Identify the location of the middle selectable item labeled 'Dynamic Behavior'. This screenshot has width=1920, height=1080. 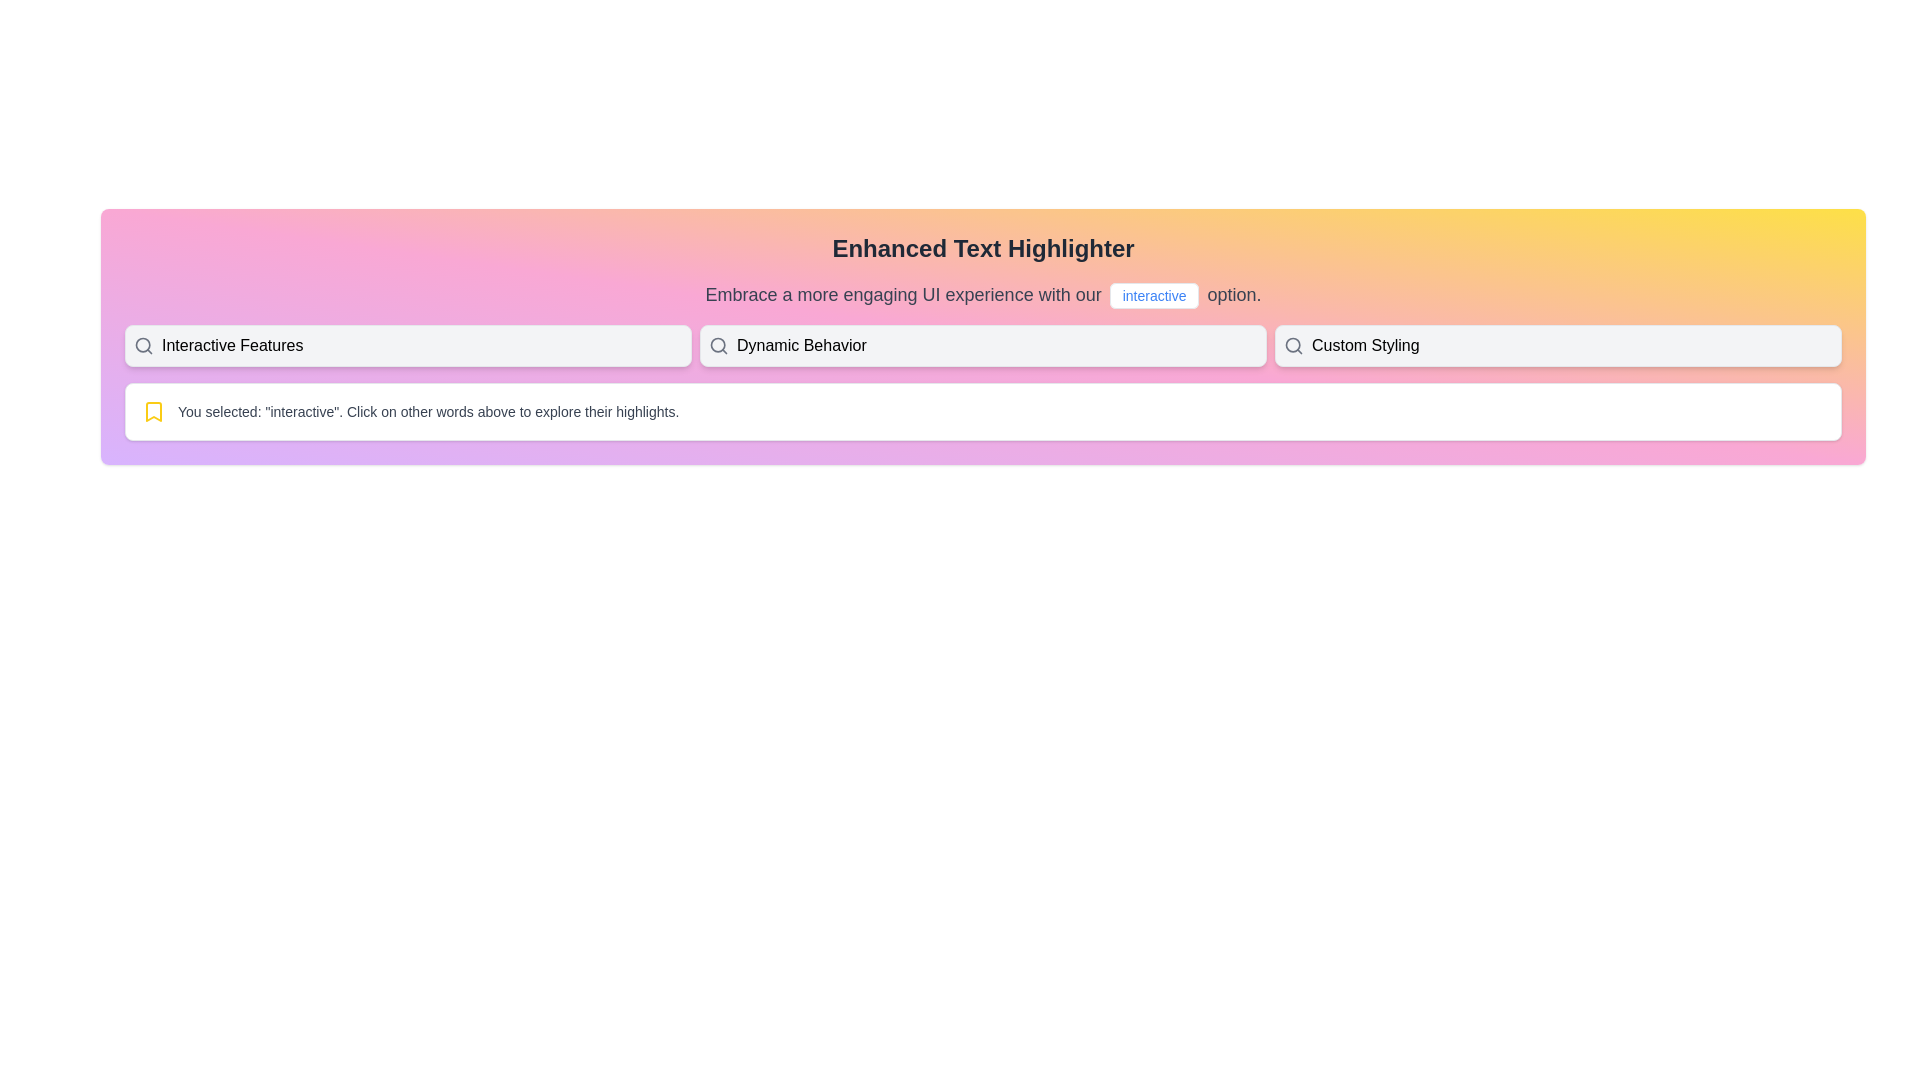
(983, 345).